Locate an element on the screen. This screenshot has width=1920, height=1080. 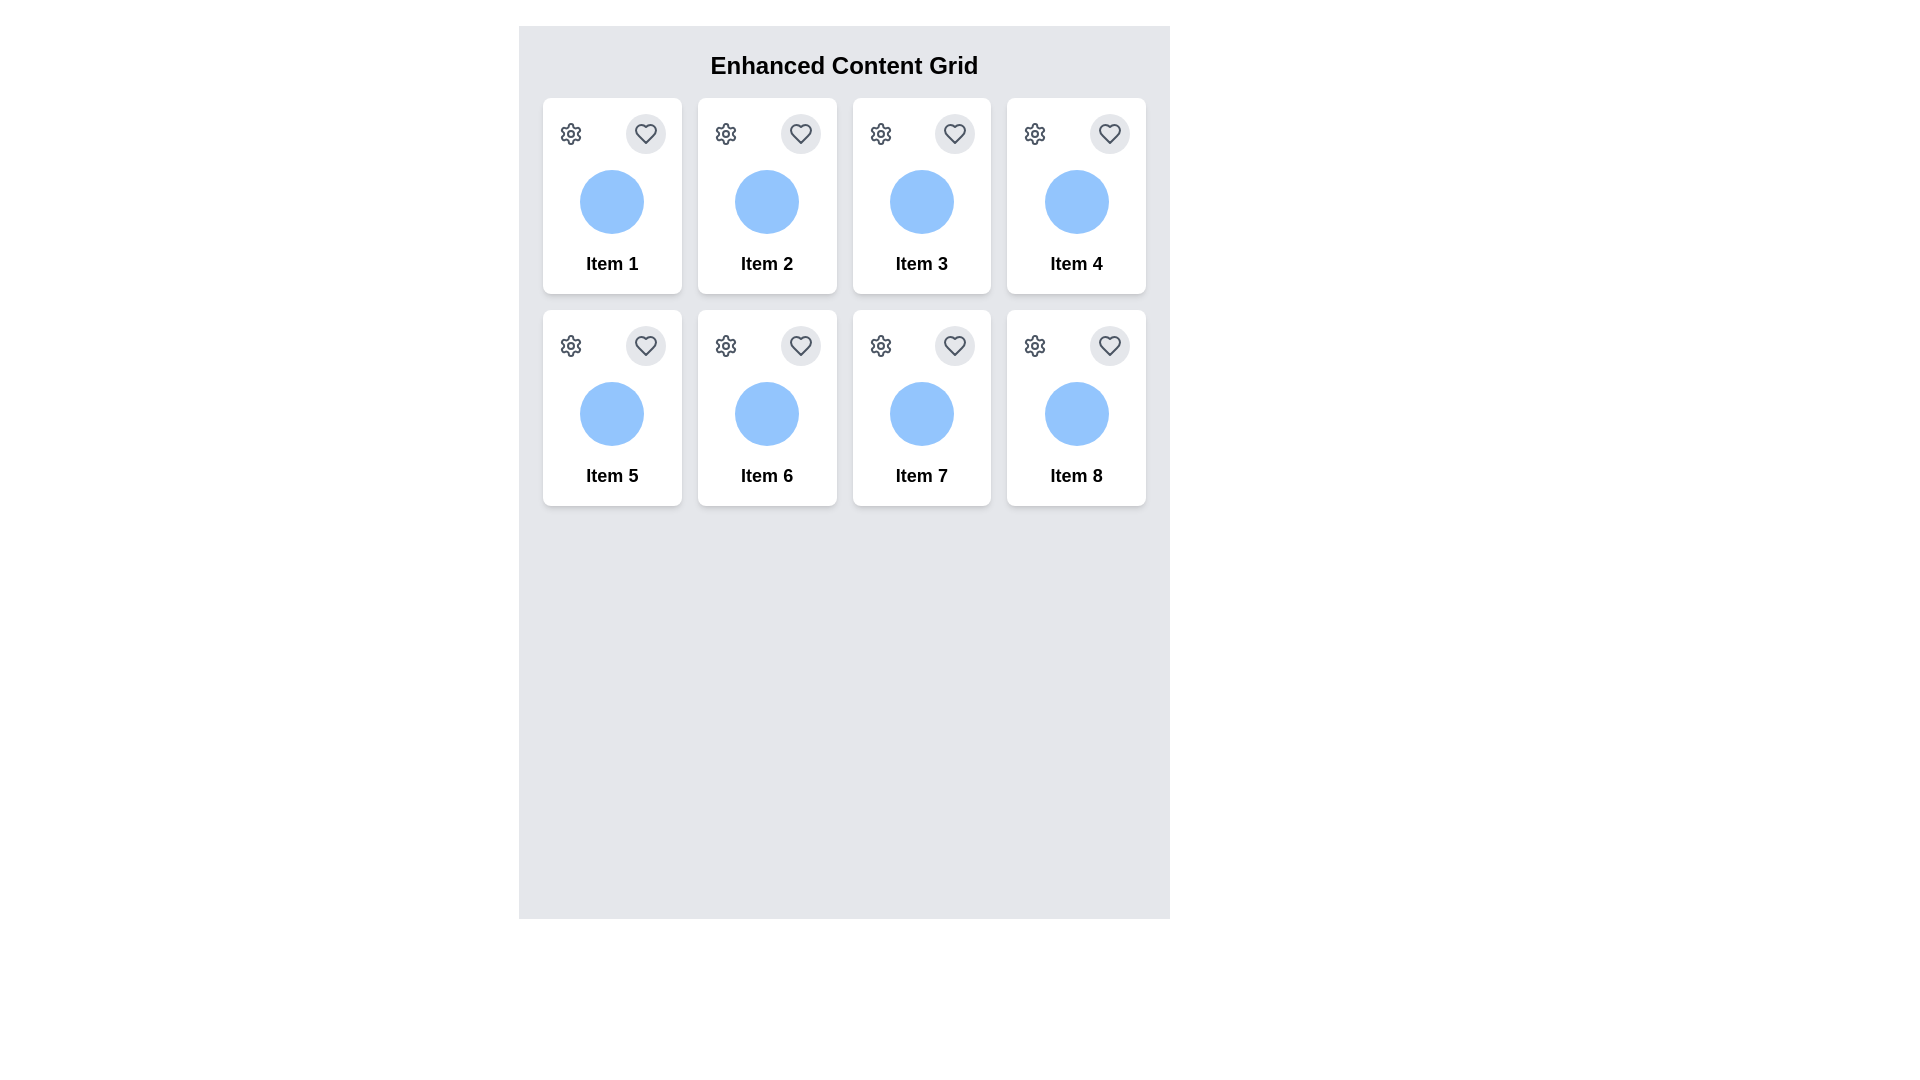
the favorite icon located in the upper right corner of the card labeled 'Item 2', which is adjacent to the gear icon is located at coordinates (800, 134).